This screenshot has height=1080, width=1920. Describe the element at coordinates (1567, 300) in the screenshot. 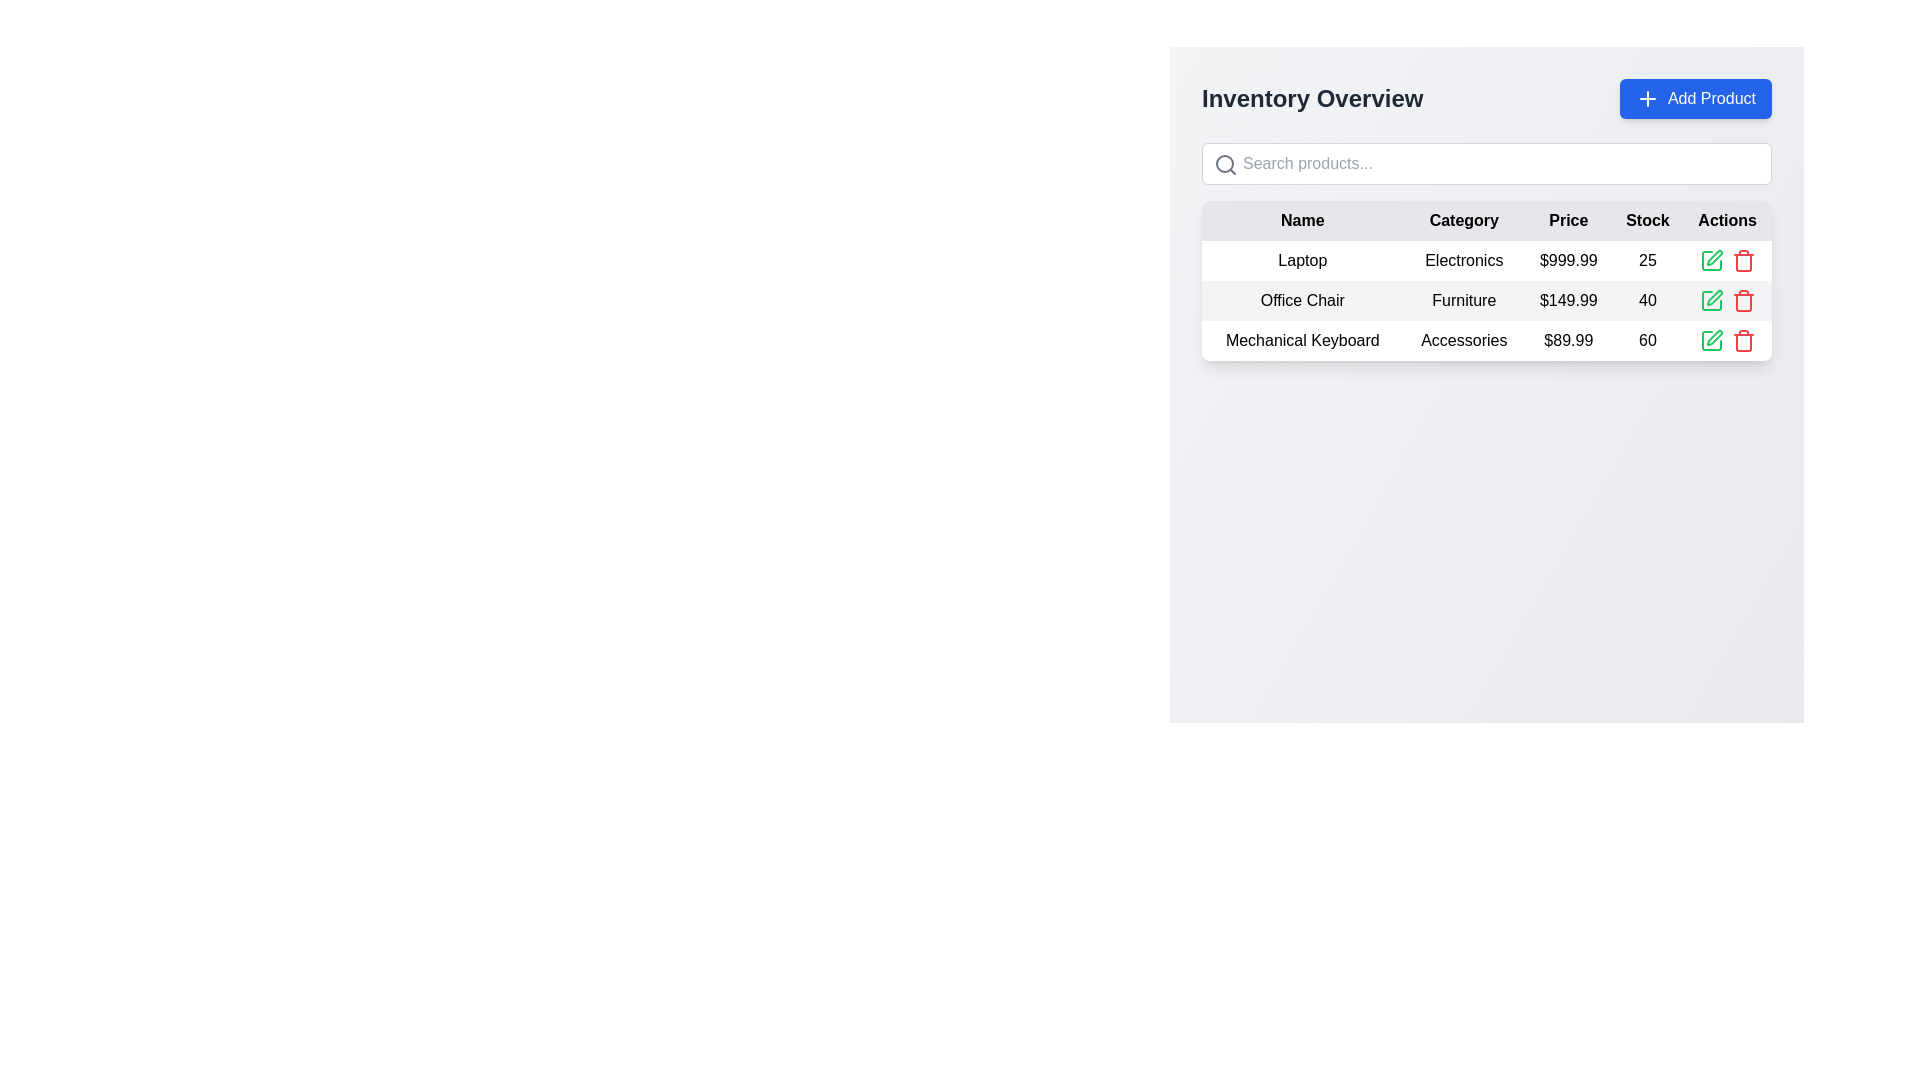

I see `the 'Price' text label displaying the monetary value for the 'Office Chair' item, which is styled in black text on a light gray background` at that location.